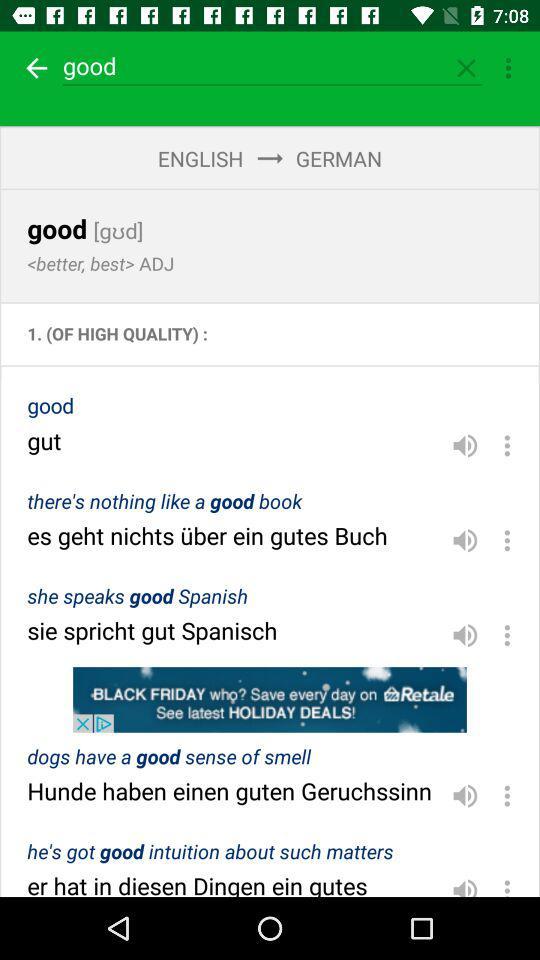 The width and height of the screenshot is (540, 960). Describe the element at coordinates (507, 539) in the screenshot. I see `settings option` at that location.